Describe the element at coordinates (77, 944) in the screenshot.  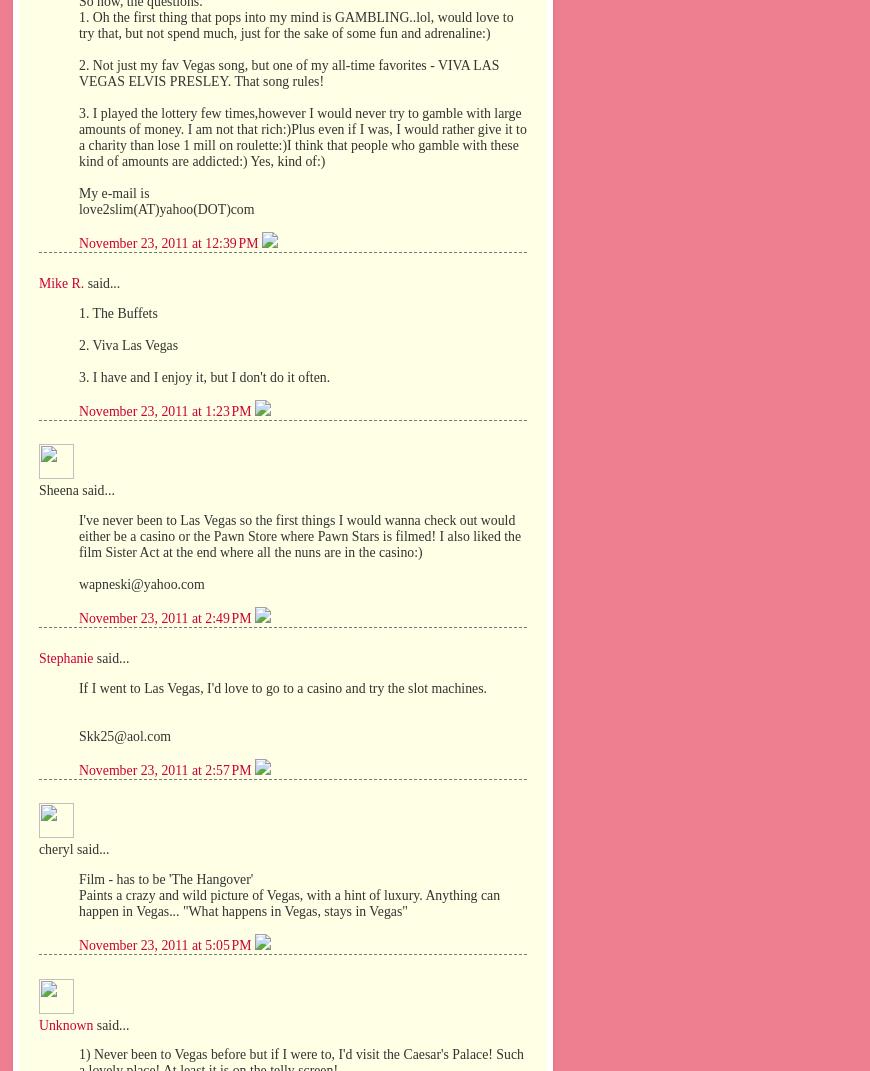
I see `'November 23, 2011 at 5:05 PM'` at that location.